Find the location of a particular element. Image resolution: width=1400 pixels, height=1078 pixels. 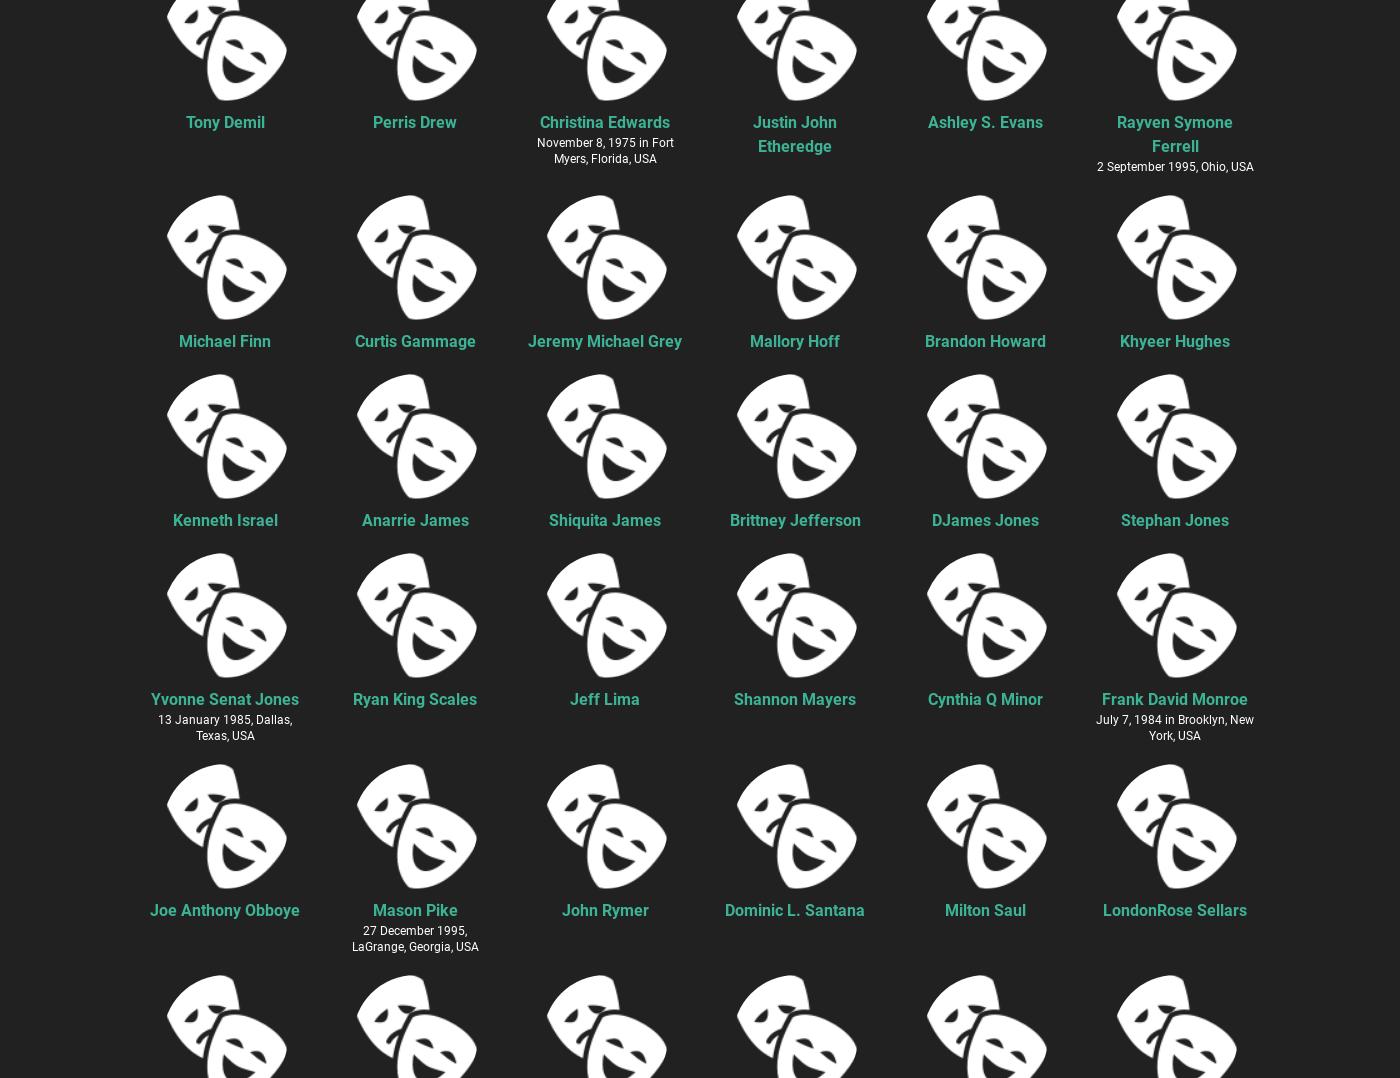

'13 January 1985, Dallas, Texas, USA' is located at coordinates (224, 726).